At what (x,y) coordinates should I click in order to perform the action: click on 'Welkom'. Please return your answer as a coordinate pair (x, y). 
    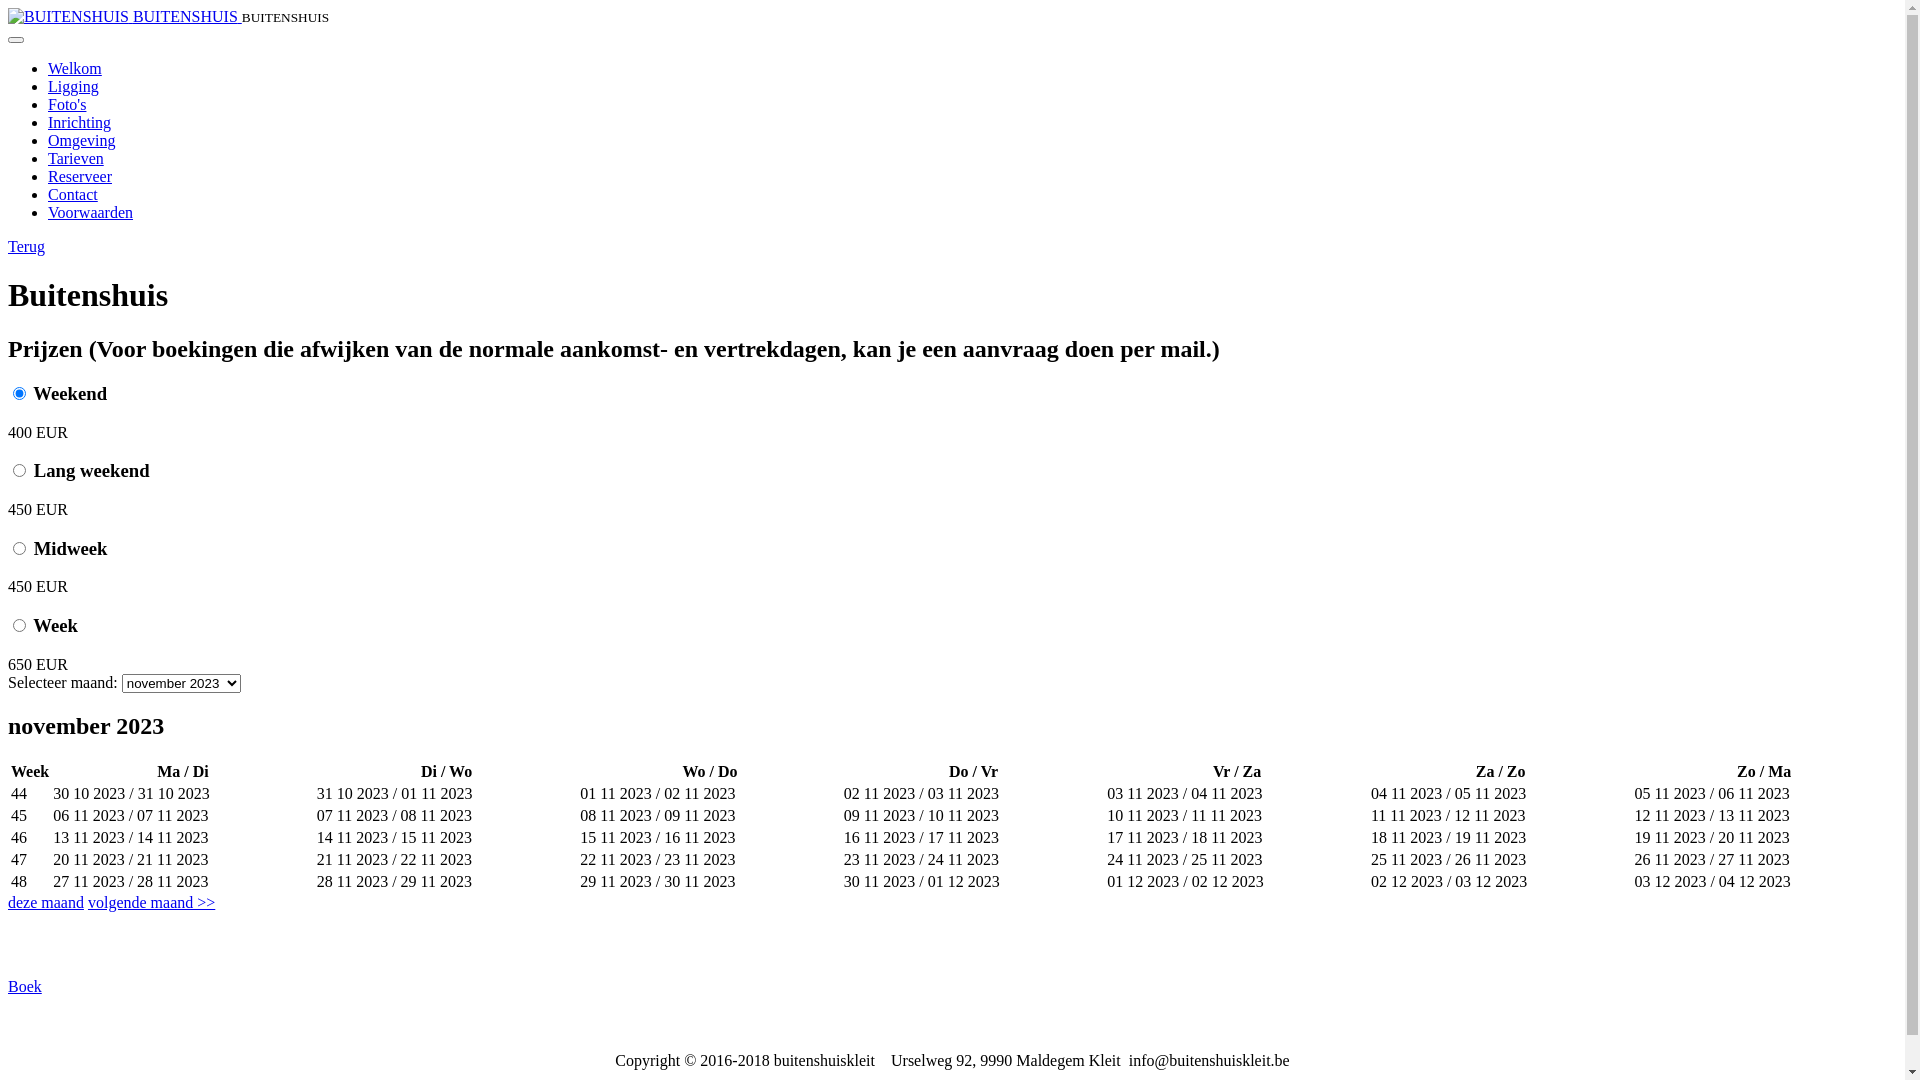
    Looking at the image, I should click on (75, 67).